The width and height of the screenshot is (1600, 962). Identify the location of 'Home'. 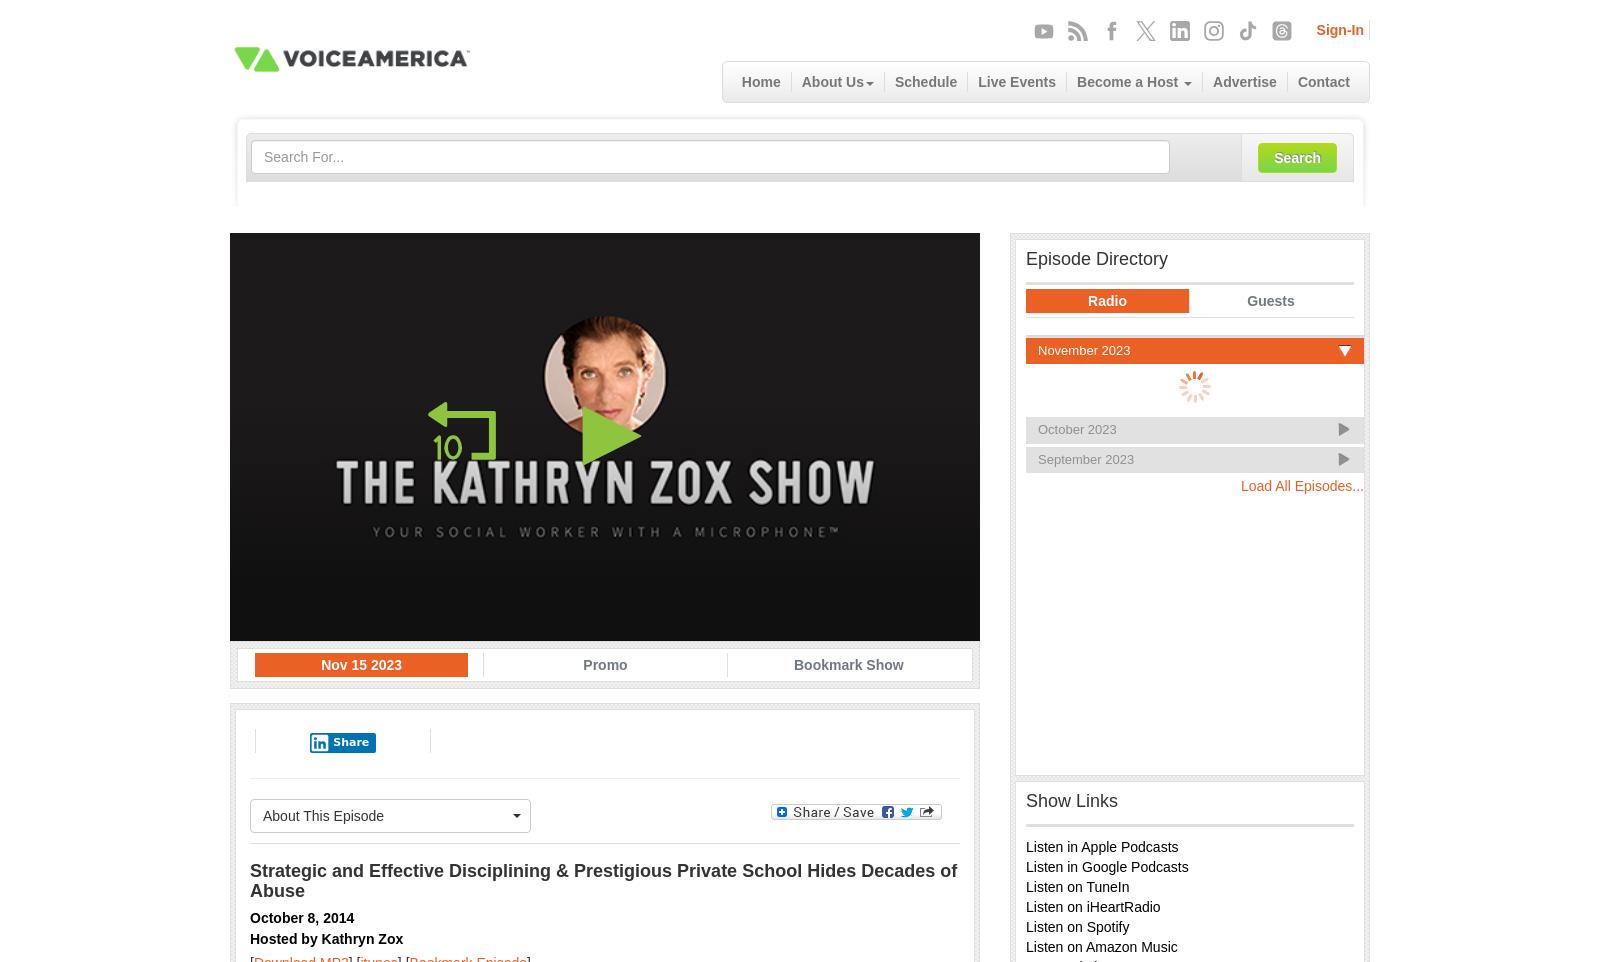
(760, 81).